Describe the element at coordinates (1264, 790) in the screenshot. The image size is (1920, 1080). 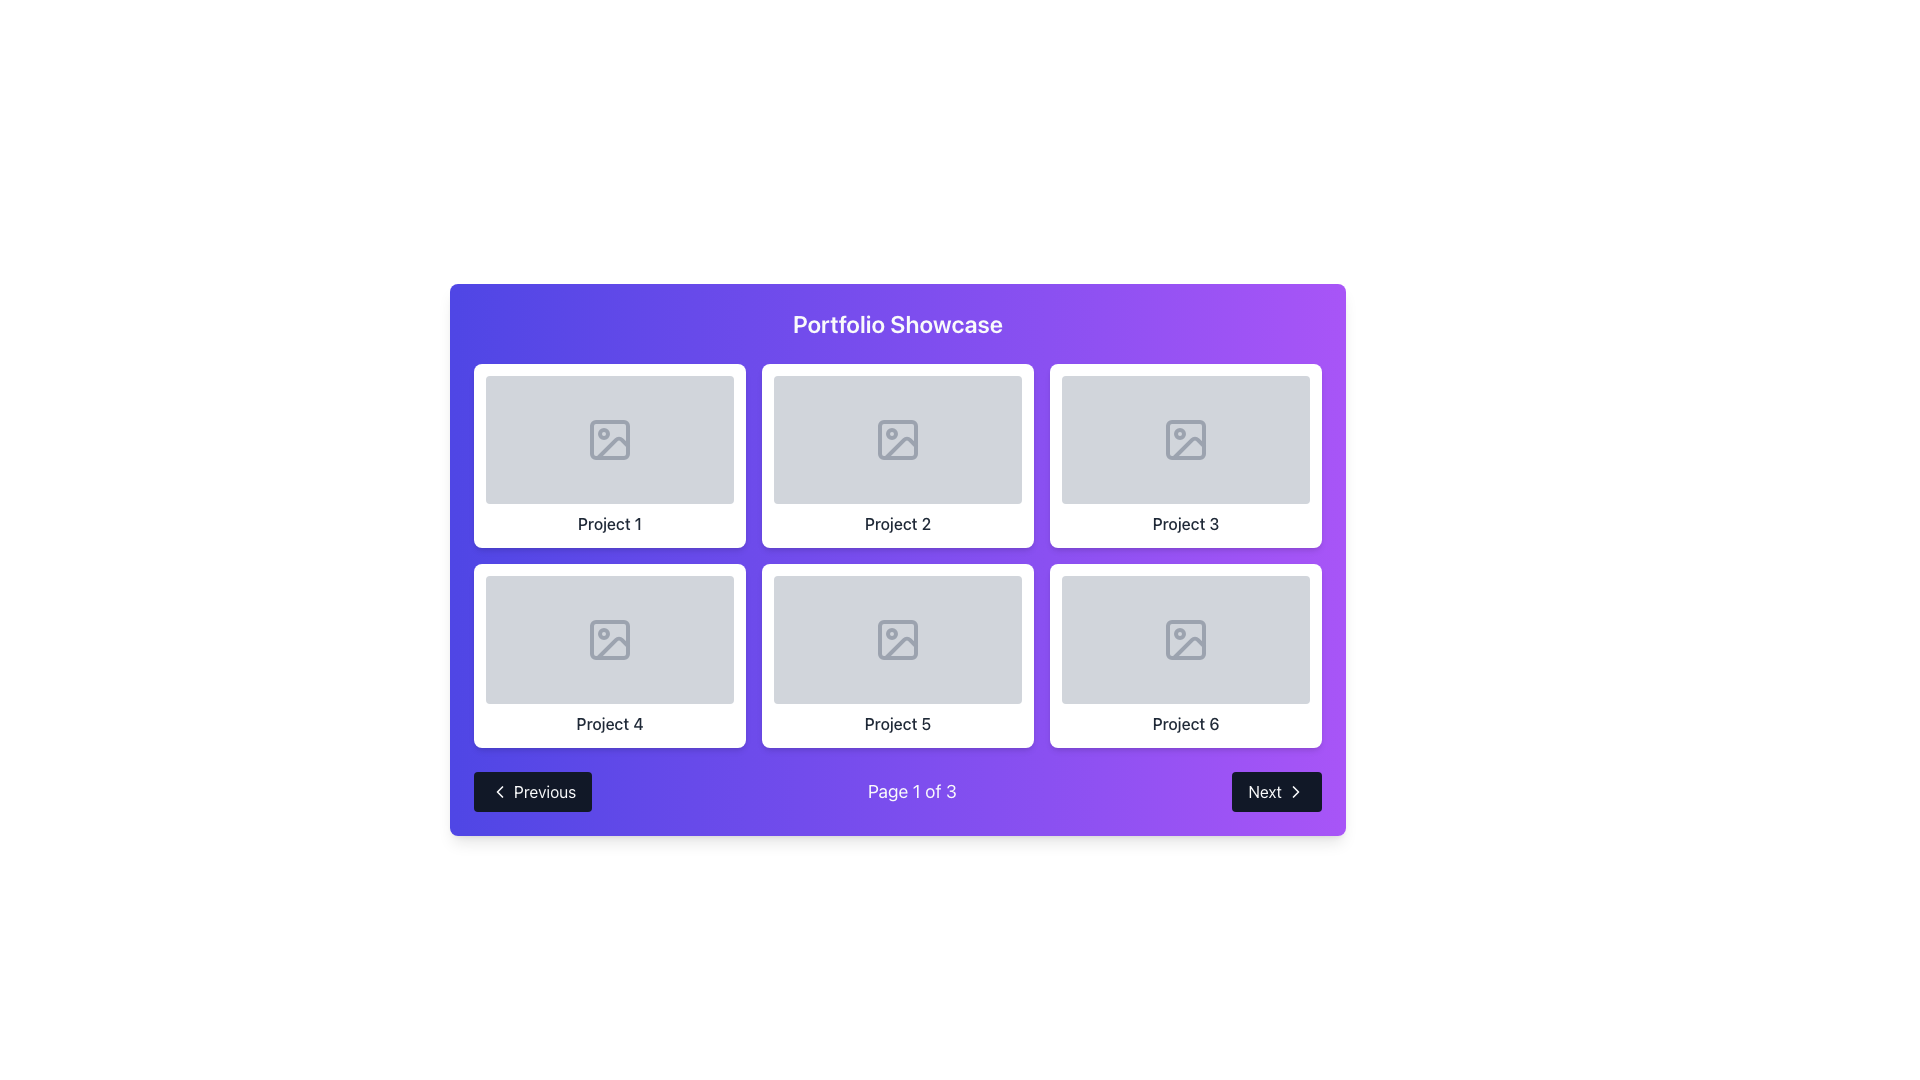
I see `the pagination 'Next' Text Label located at the bottom-right corner of the interface` at that location.